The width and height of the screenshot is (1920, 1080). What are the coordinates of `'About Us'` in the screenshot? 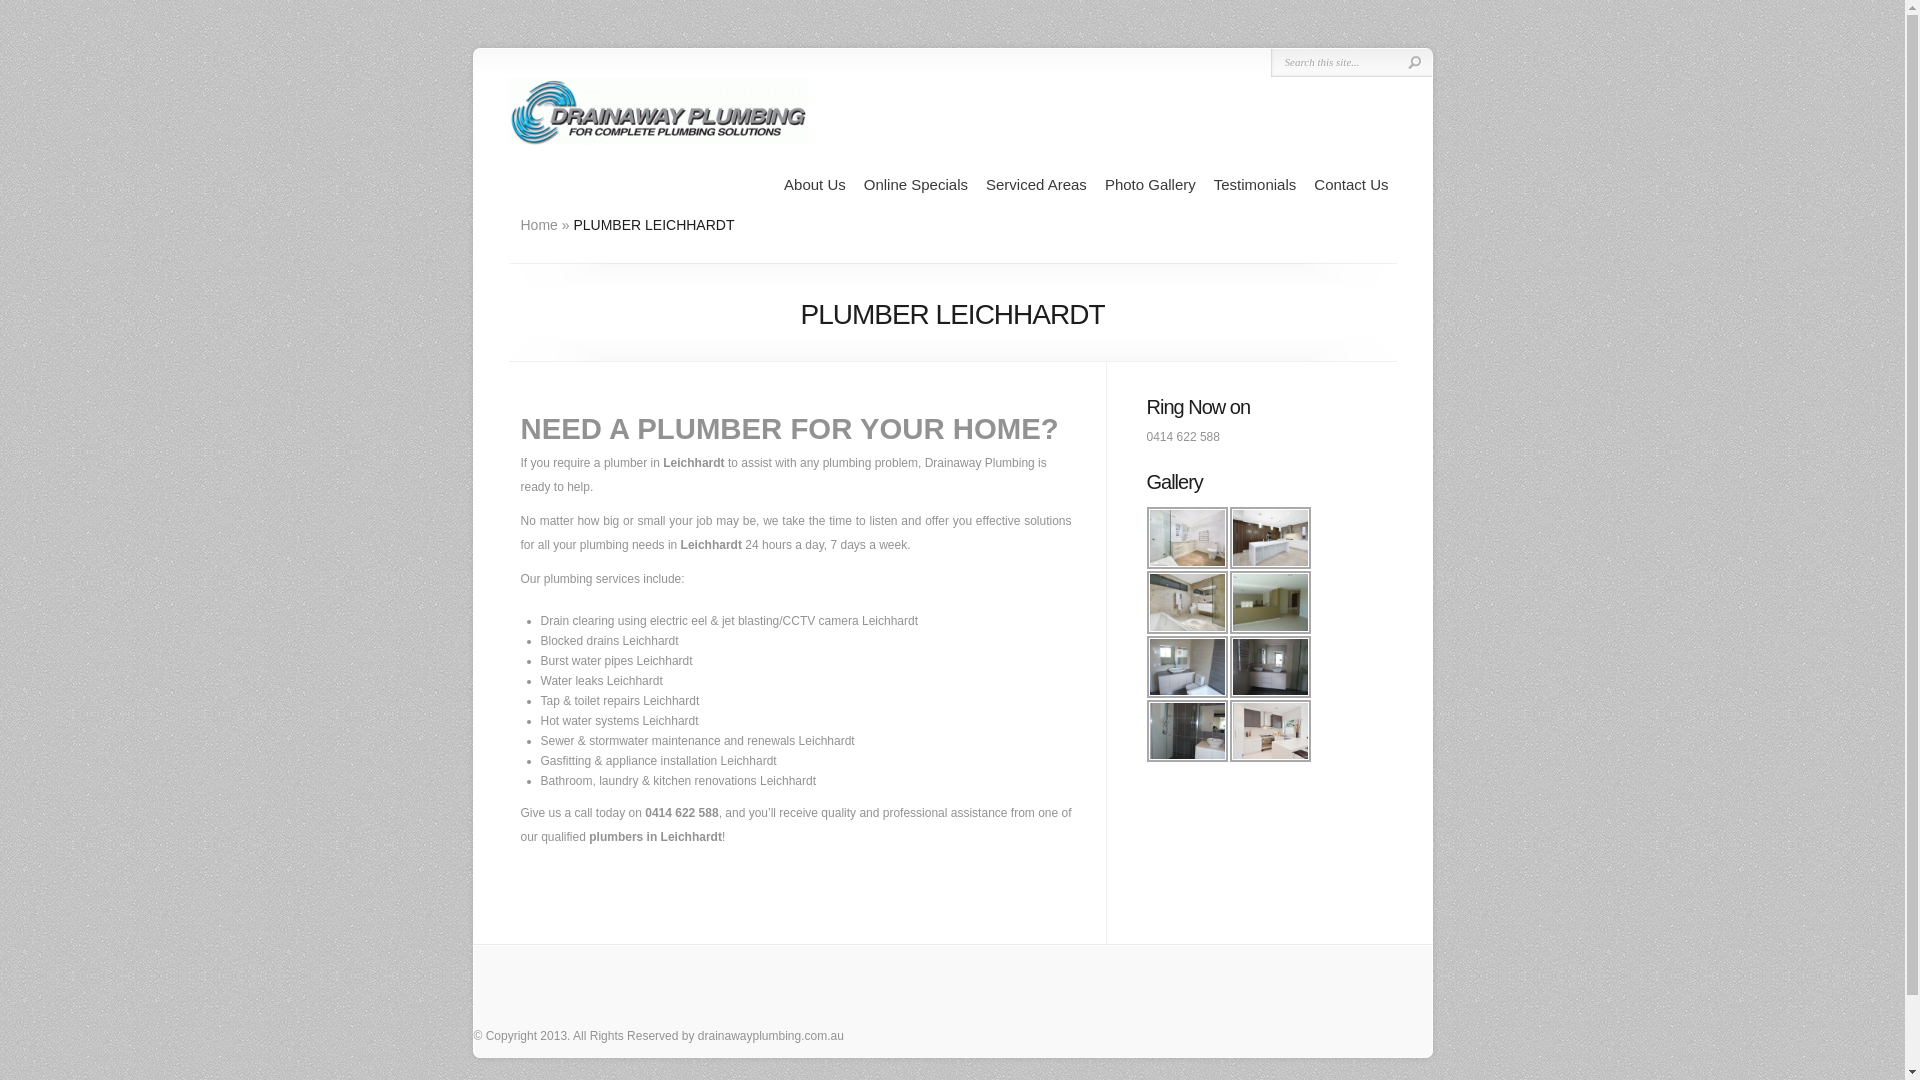 It's located at (782, 185).